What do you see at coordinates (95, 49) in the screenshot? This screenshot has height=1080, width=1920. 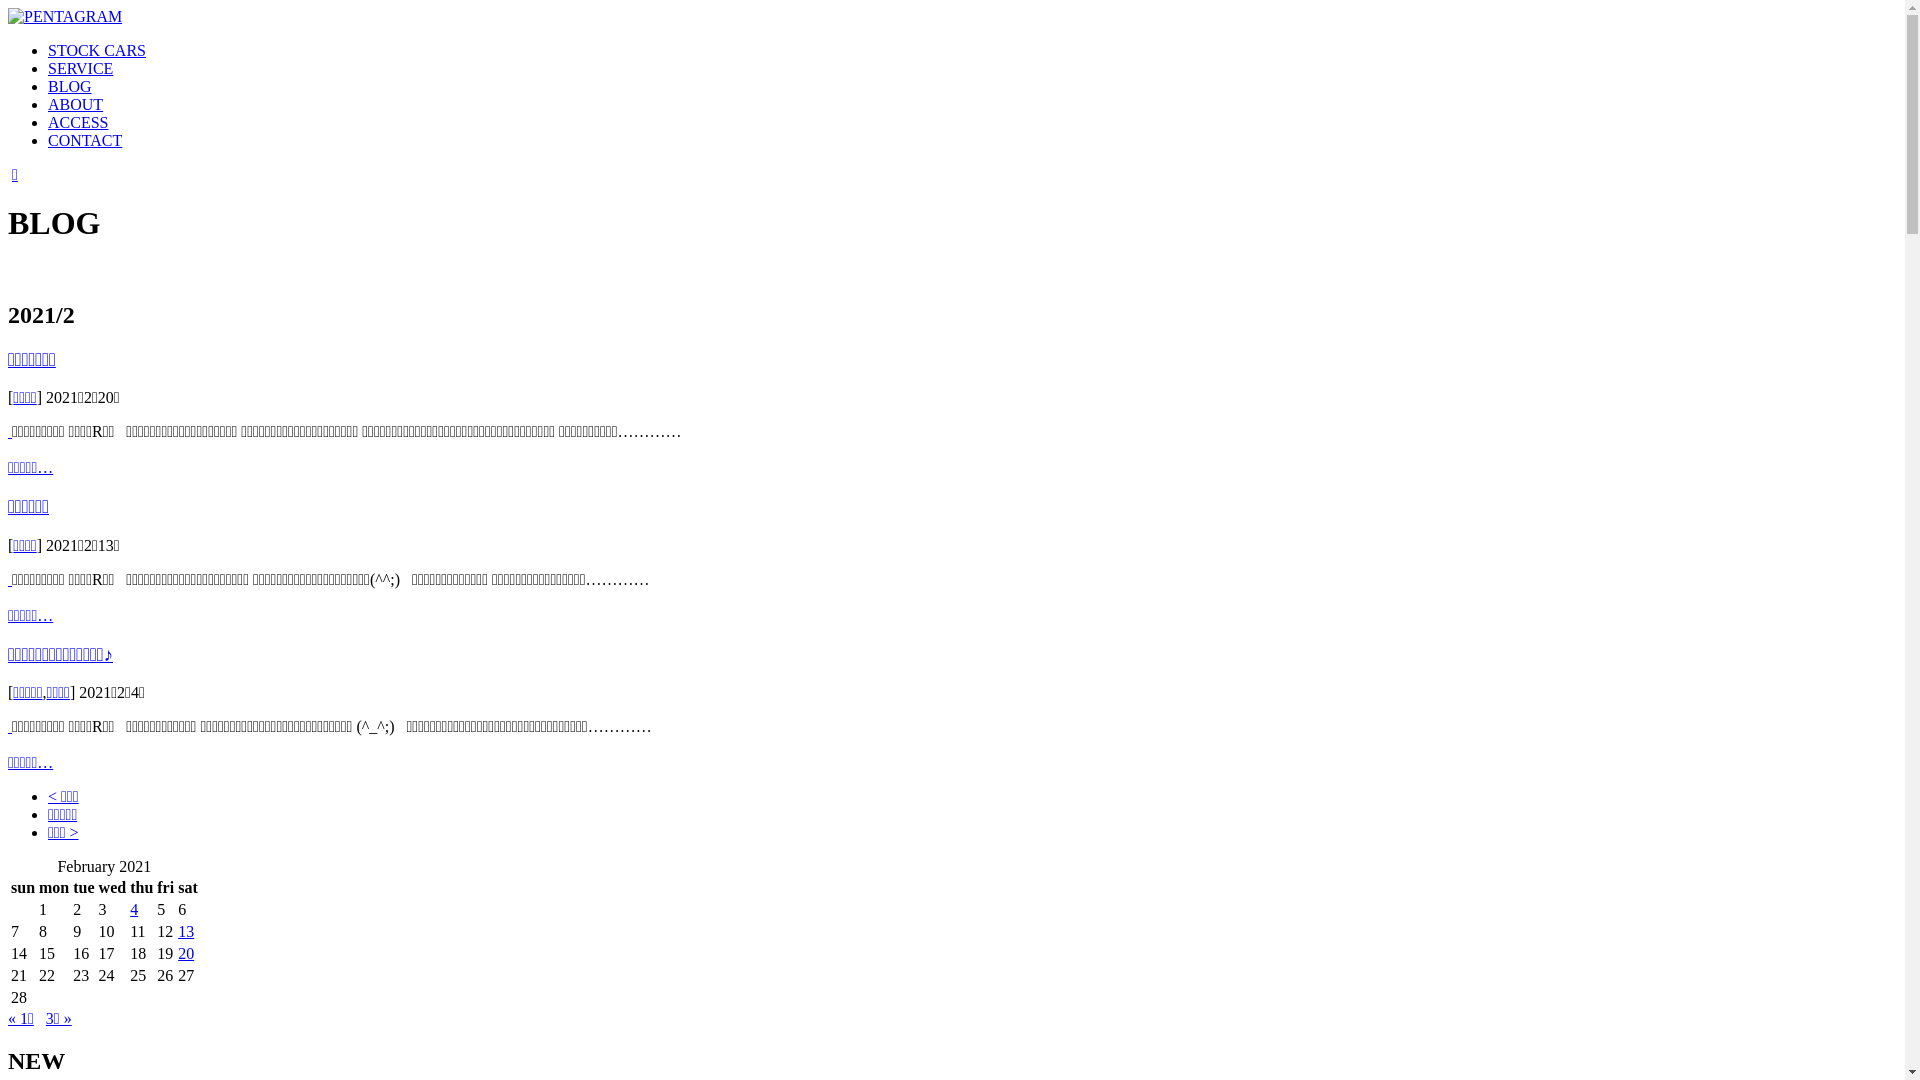 I see `'STOCK CARS'` at bounding box center [95, 49].